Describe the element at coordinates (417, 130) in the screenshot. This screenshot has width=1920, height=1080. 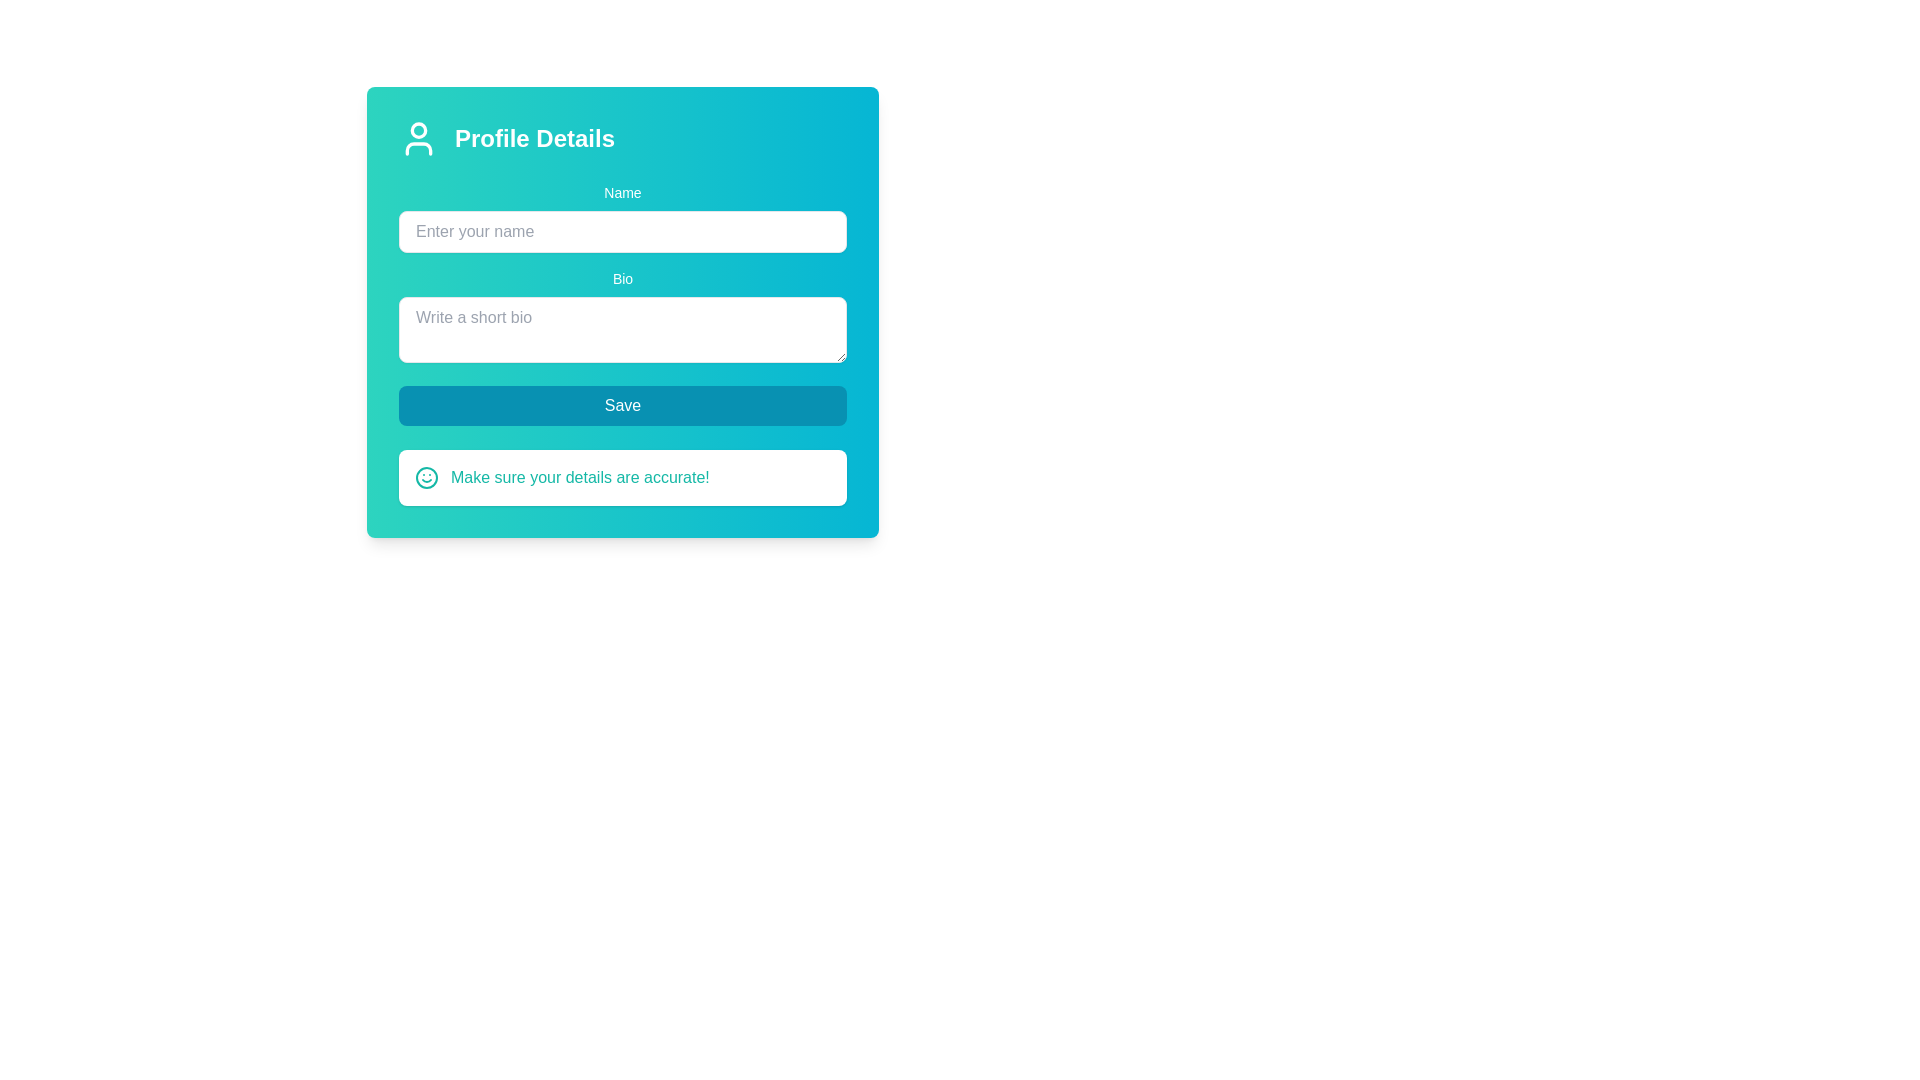
I see `the small circular graphical element representing the user profile image located at the top left of the 'Profile Details' panel` at that location.